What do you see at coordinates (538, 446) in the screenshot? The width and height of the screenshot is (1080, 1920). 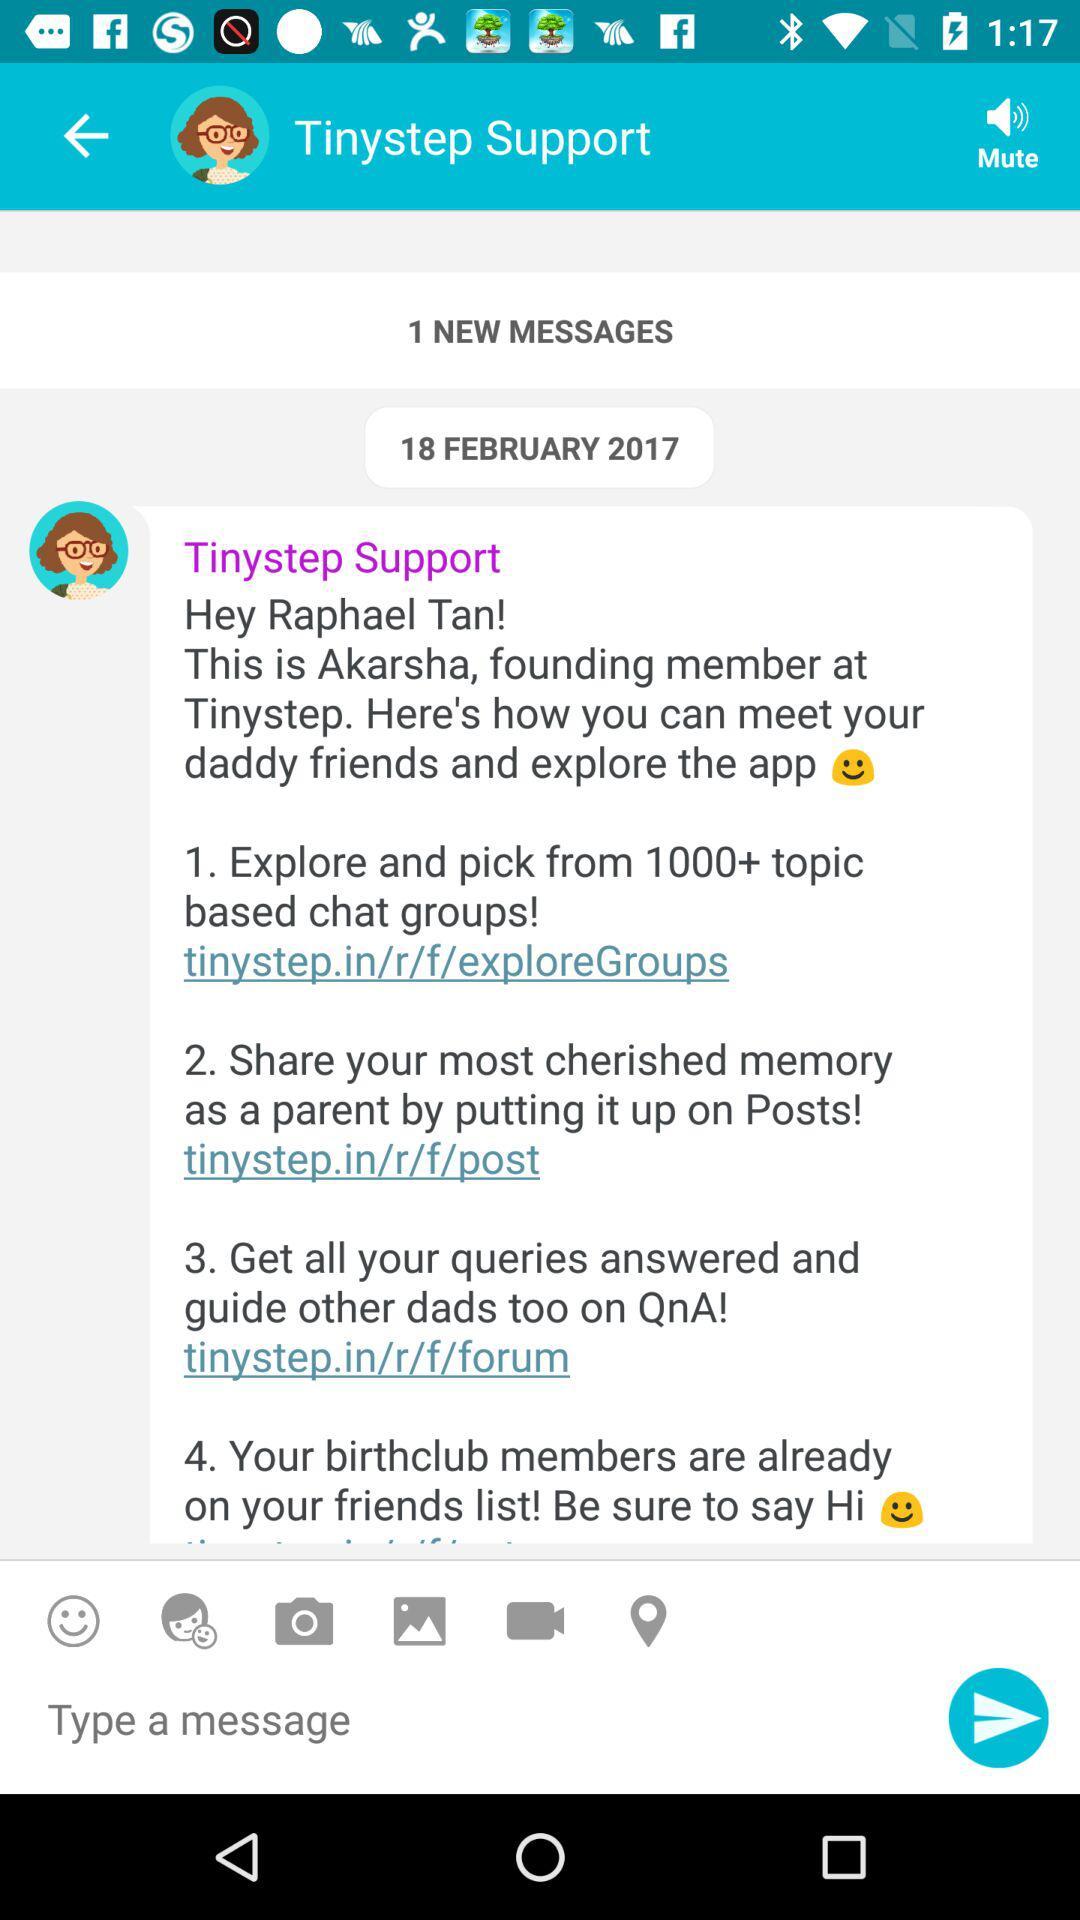 I see `18 february 2017 icon` at bounding box center [538, 446].